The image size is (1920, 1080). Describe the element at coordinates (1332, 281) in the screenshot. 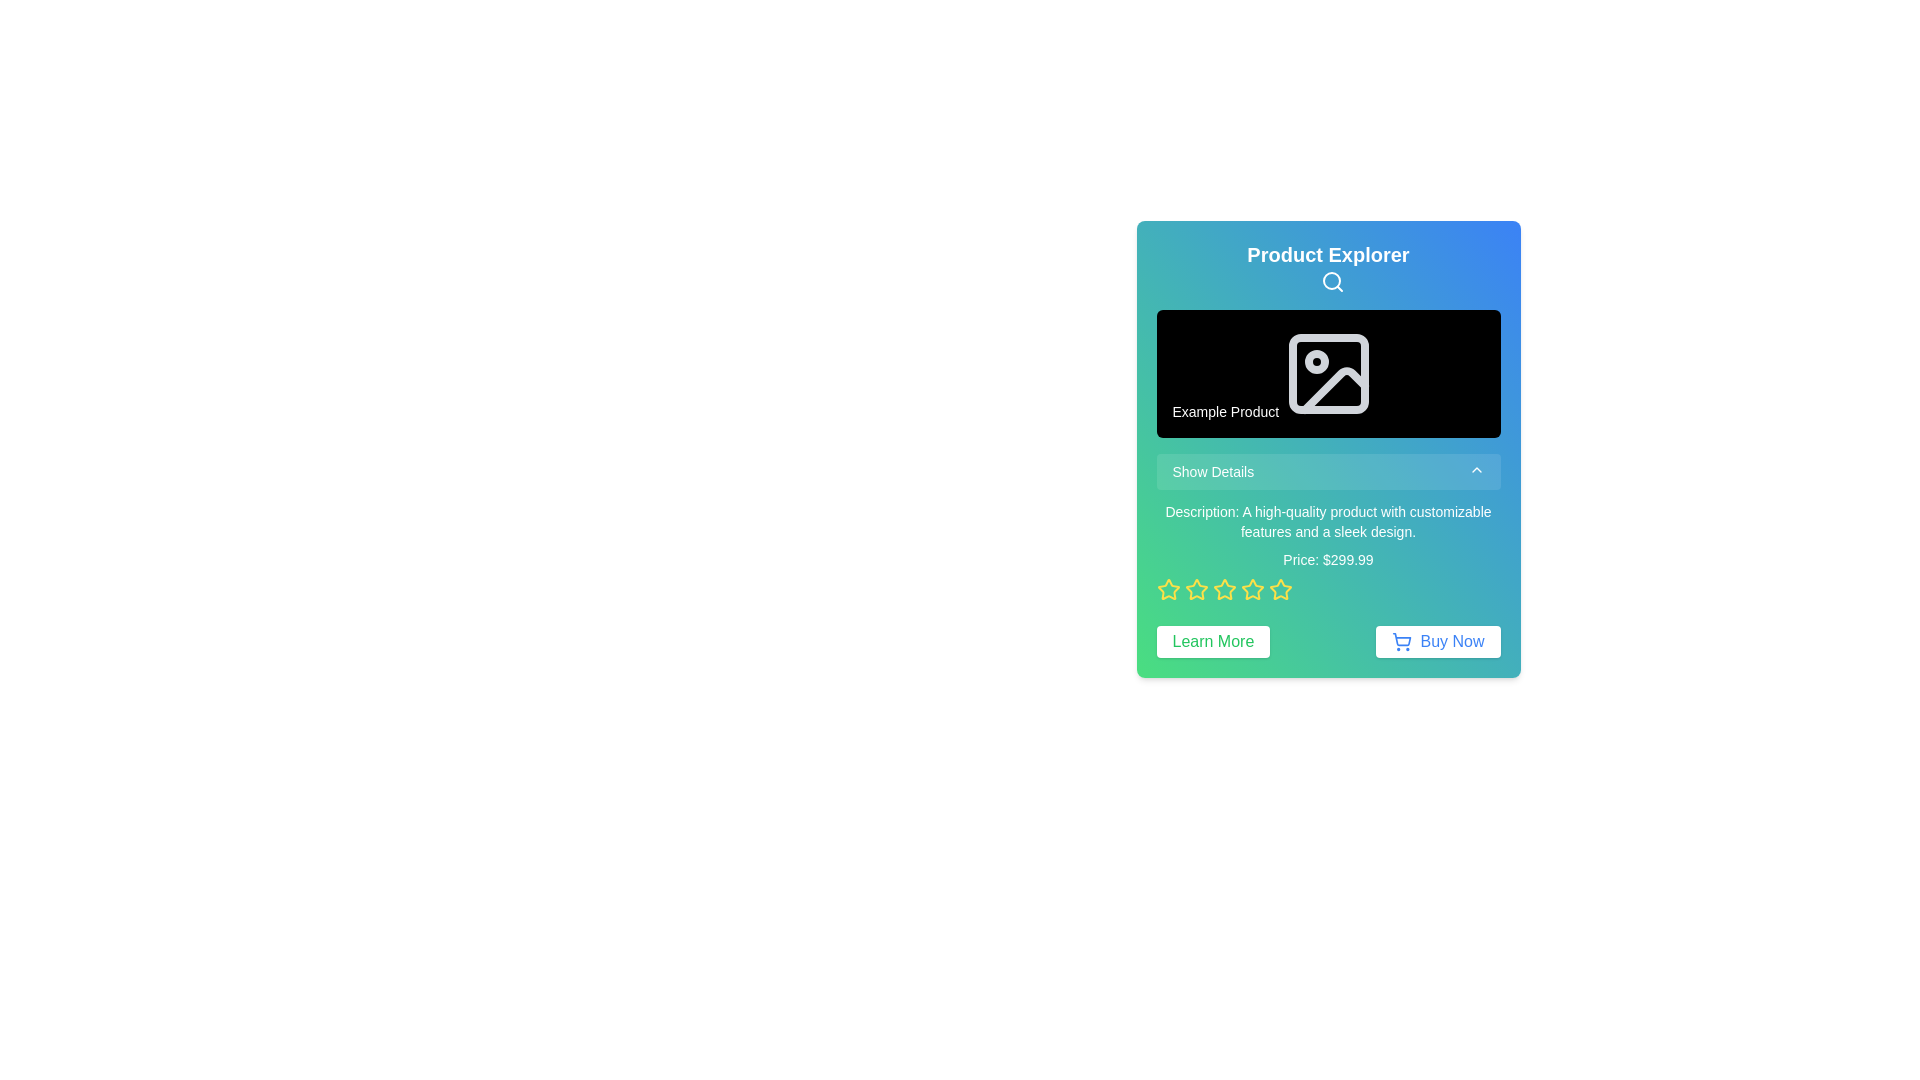

I see `the magnifying glass icon located below the 'Product Explorer' title text, which is styled with a circular frame and has a handle extending towards the bottom right` at that location.